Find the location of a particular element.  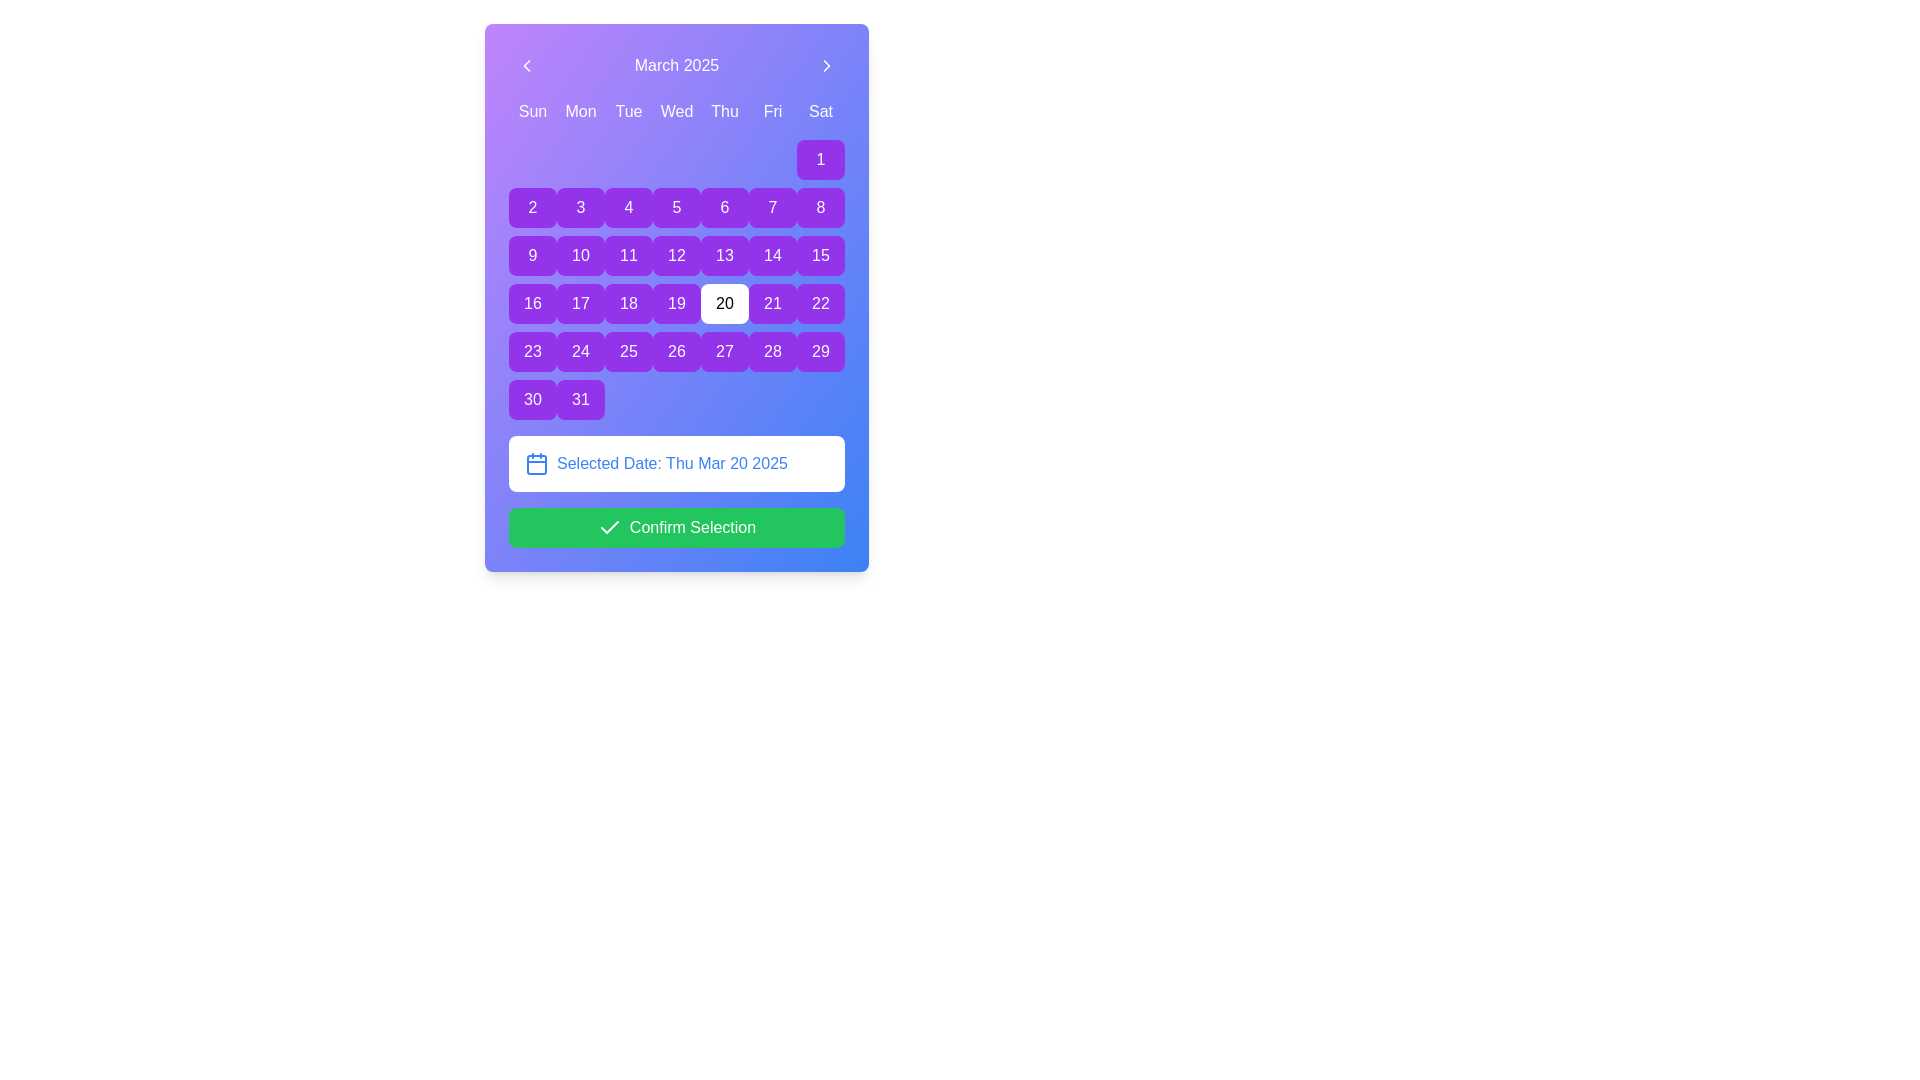

the date cell in the Calendar grid located below the 'March 2025' heading is located at coordinates (676, 280).